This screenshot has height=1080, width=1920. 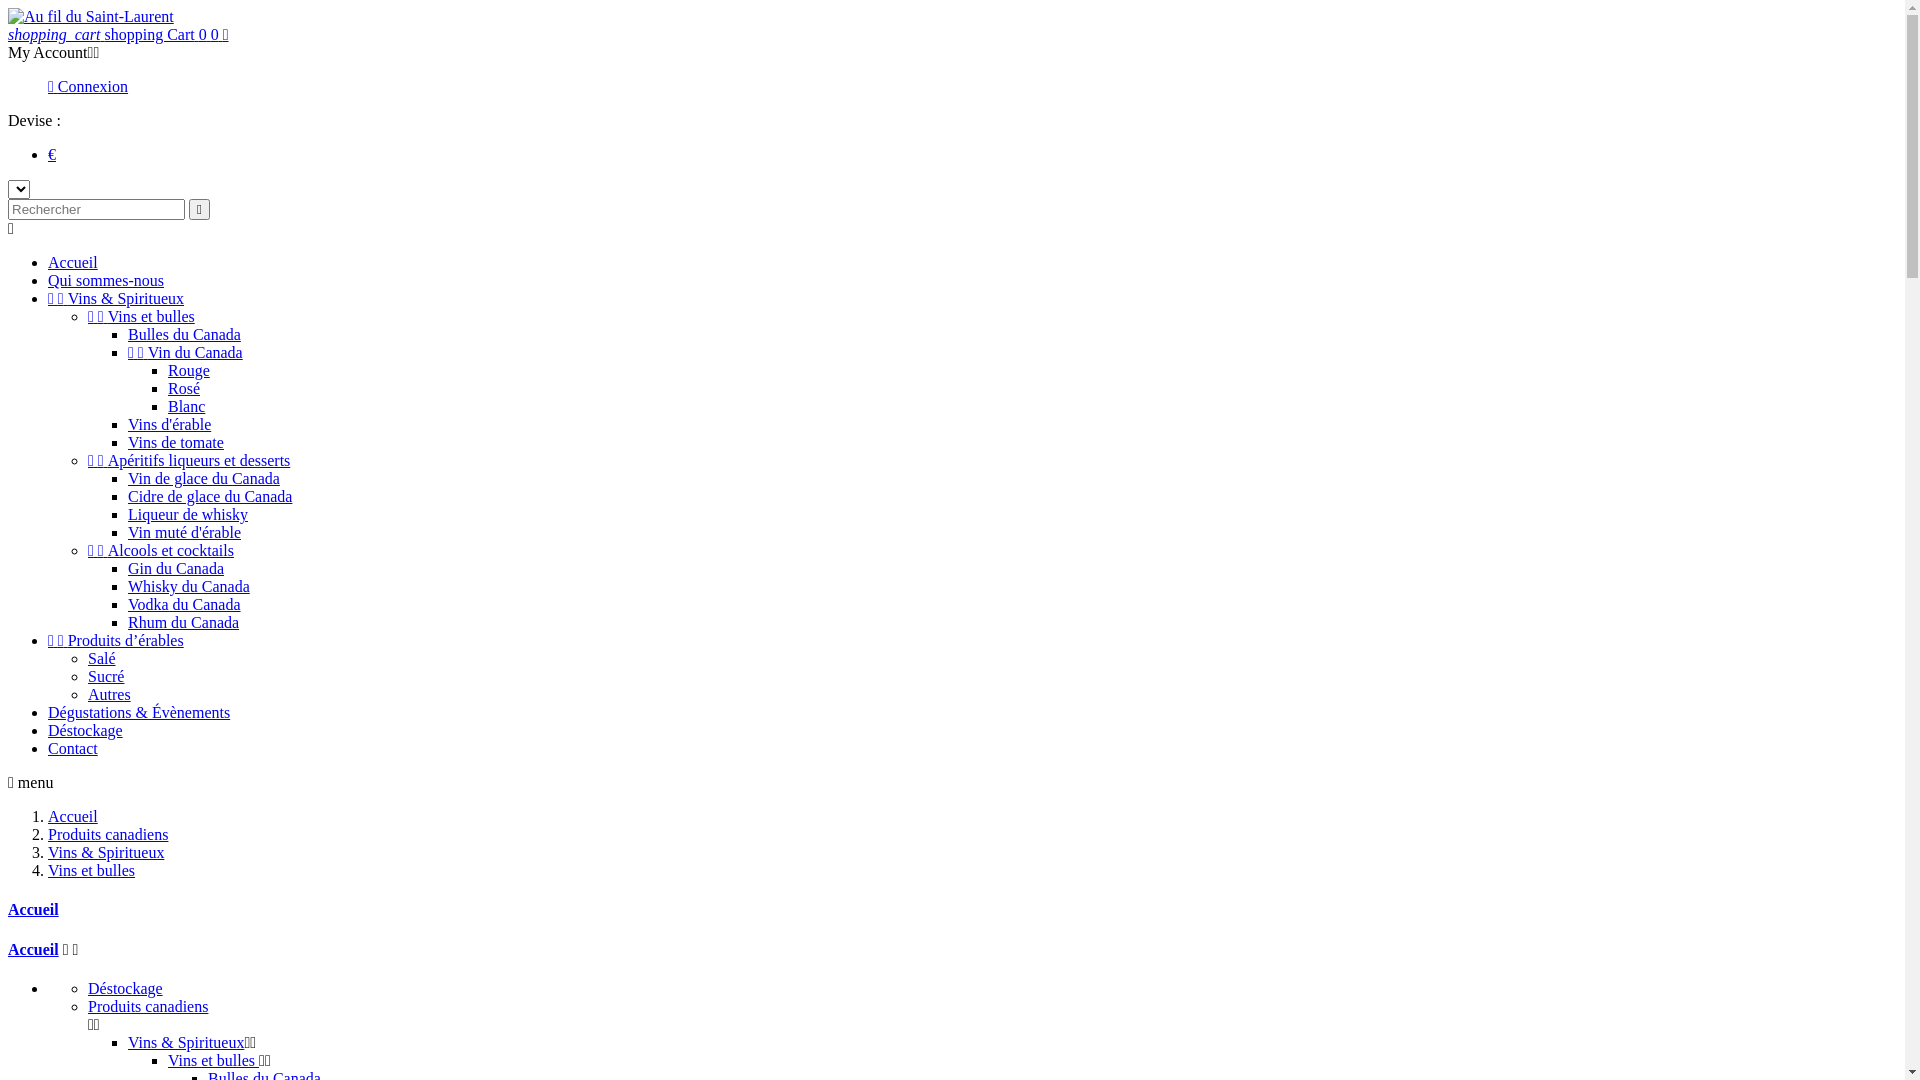 What do you see at coordinates (176, 568) in the screenshot?
I see `'Gin du Canada'` at bounding box center [176, 568].